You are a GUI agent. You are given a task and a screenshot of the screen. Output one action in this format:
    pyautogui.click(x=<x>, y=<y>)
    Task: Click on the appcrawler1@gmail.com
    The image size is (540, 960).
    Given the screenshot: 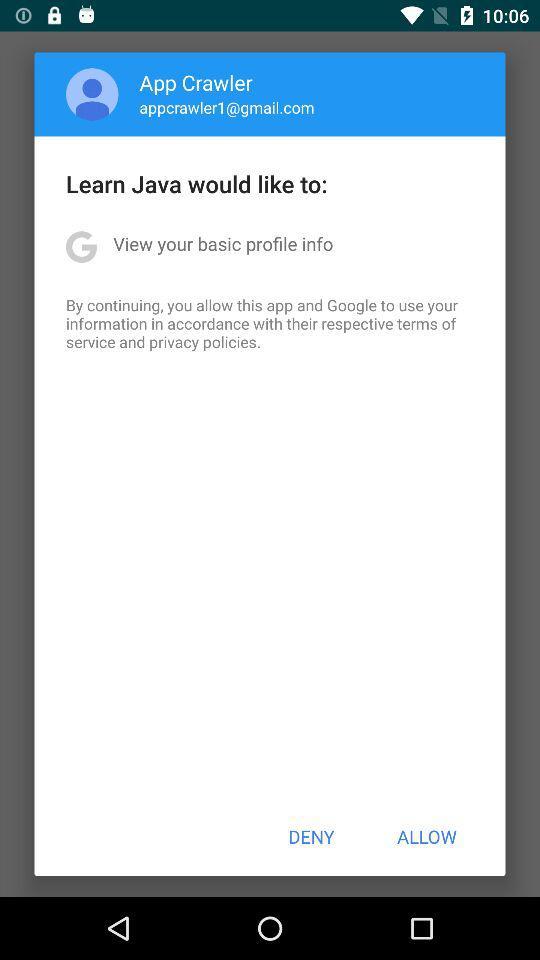 What is the action you would take?
    pyautogui.click(x=226, y=107)
    